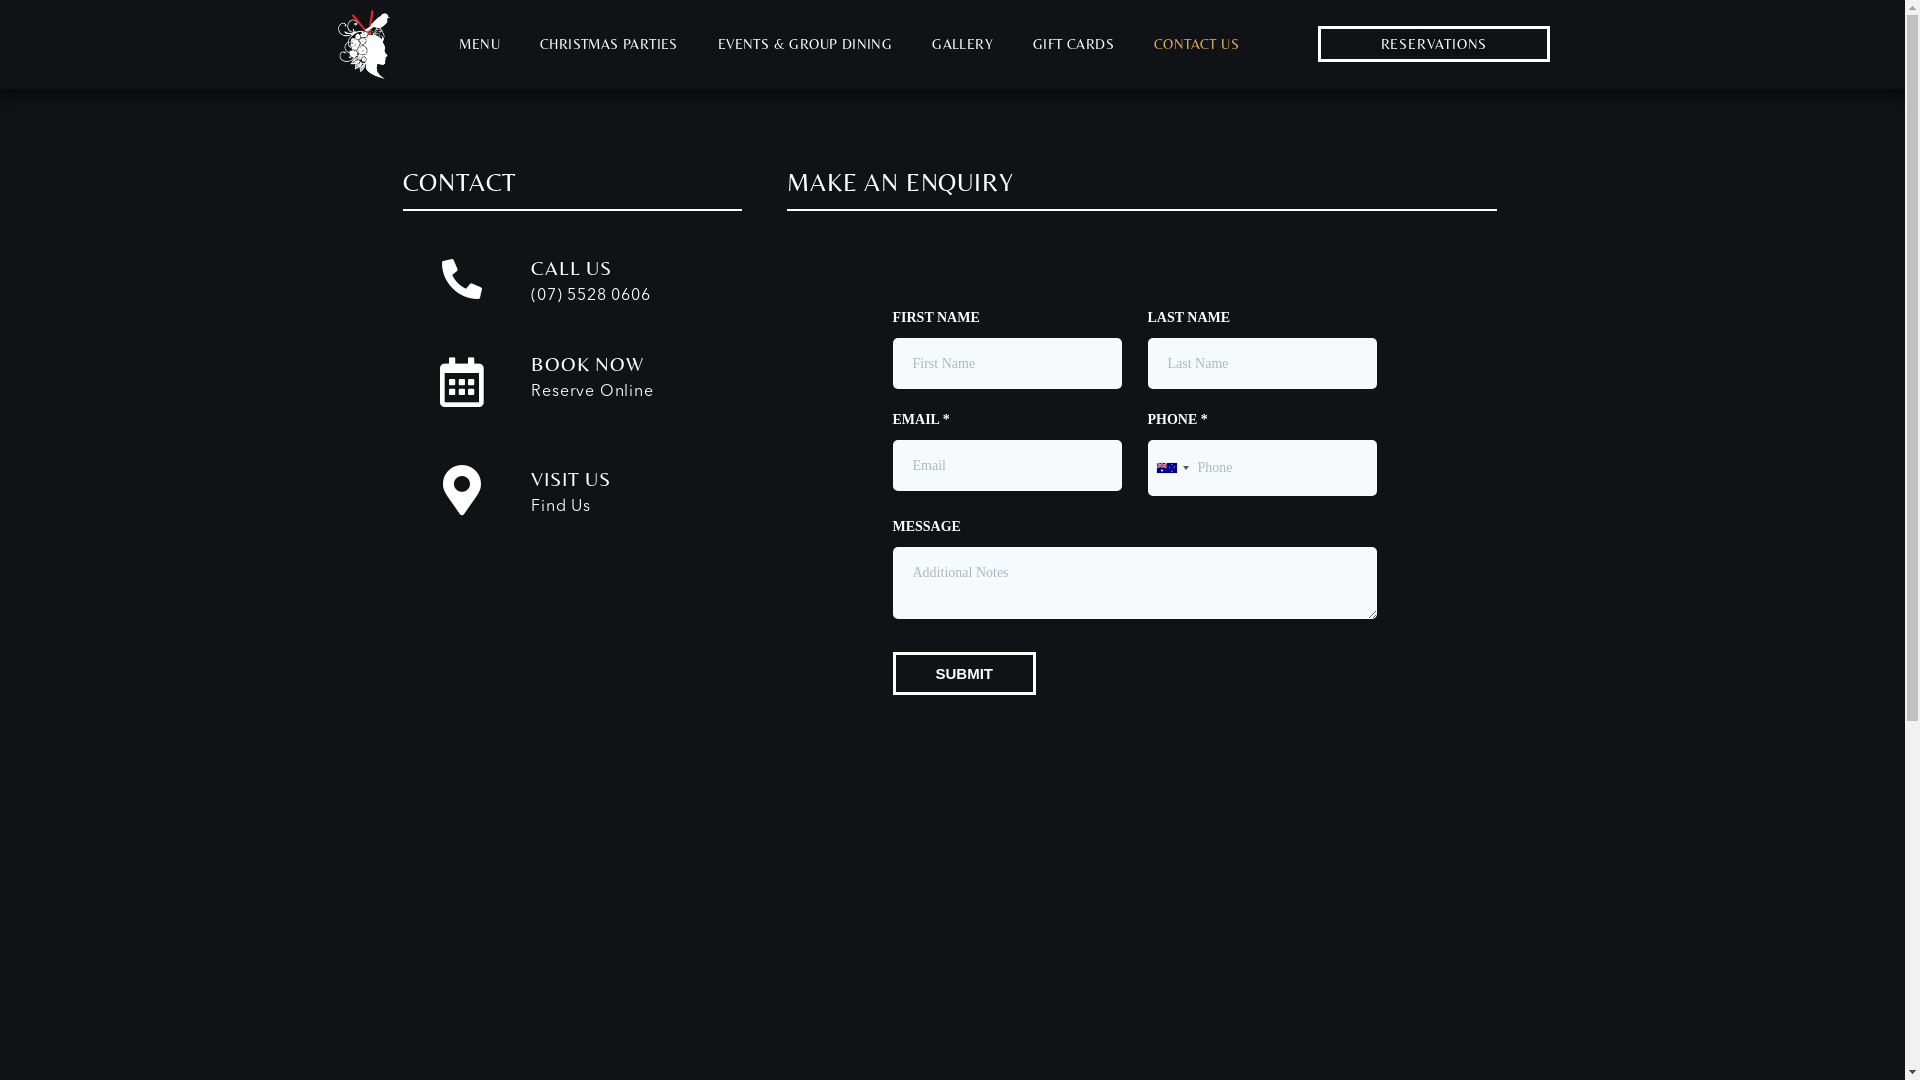 The height and width of the screenshot is (1080, 1920). Describe the element at coordinates (590, 392) in the screenshot. I see `'Reserve Online'` at that location.